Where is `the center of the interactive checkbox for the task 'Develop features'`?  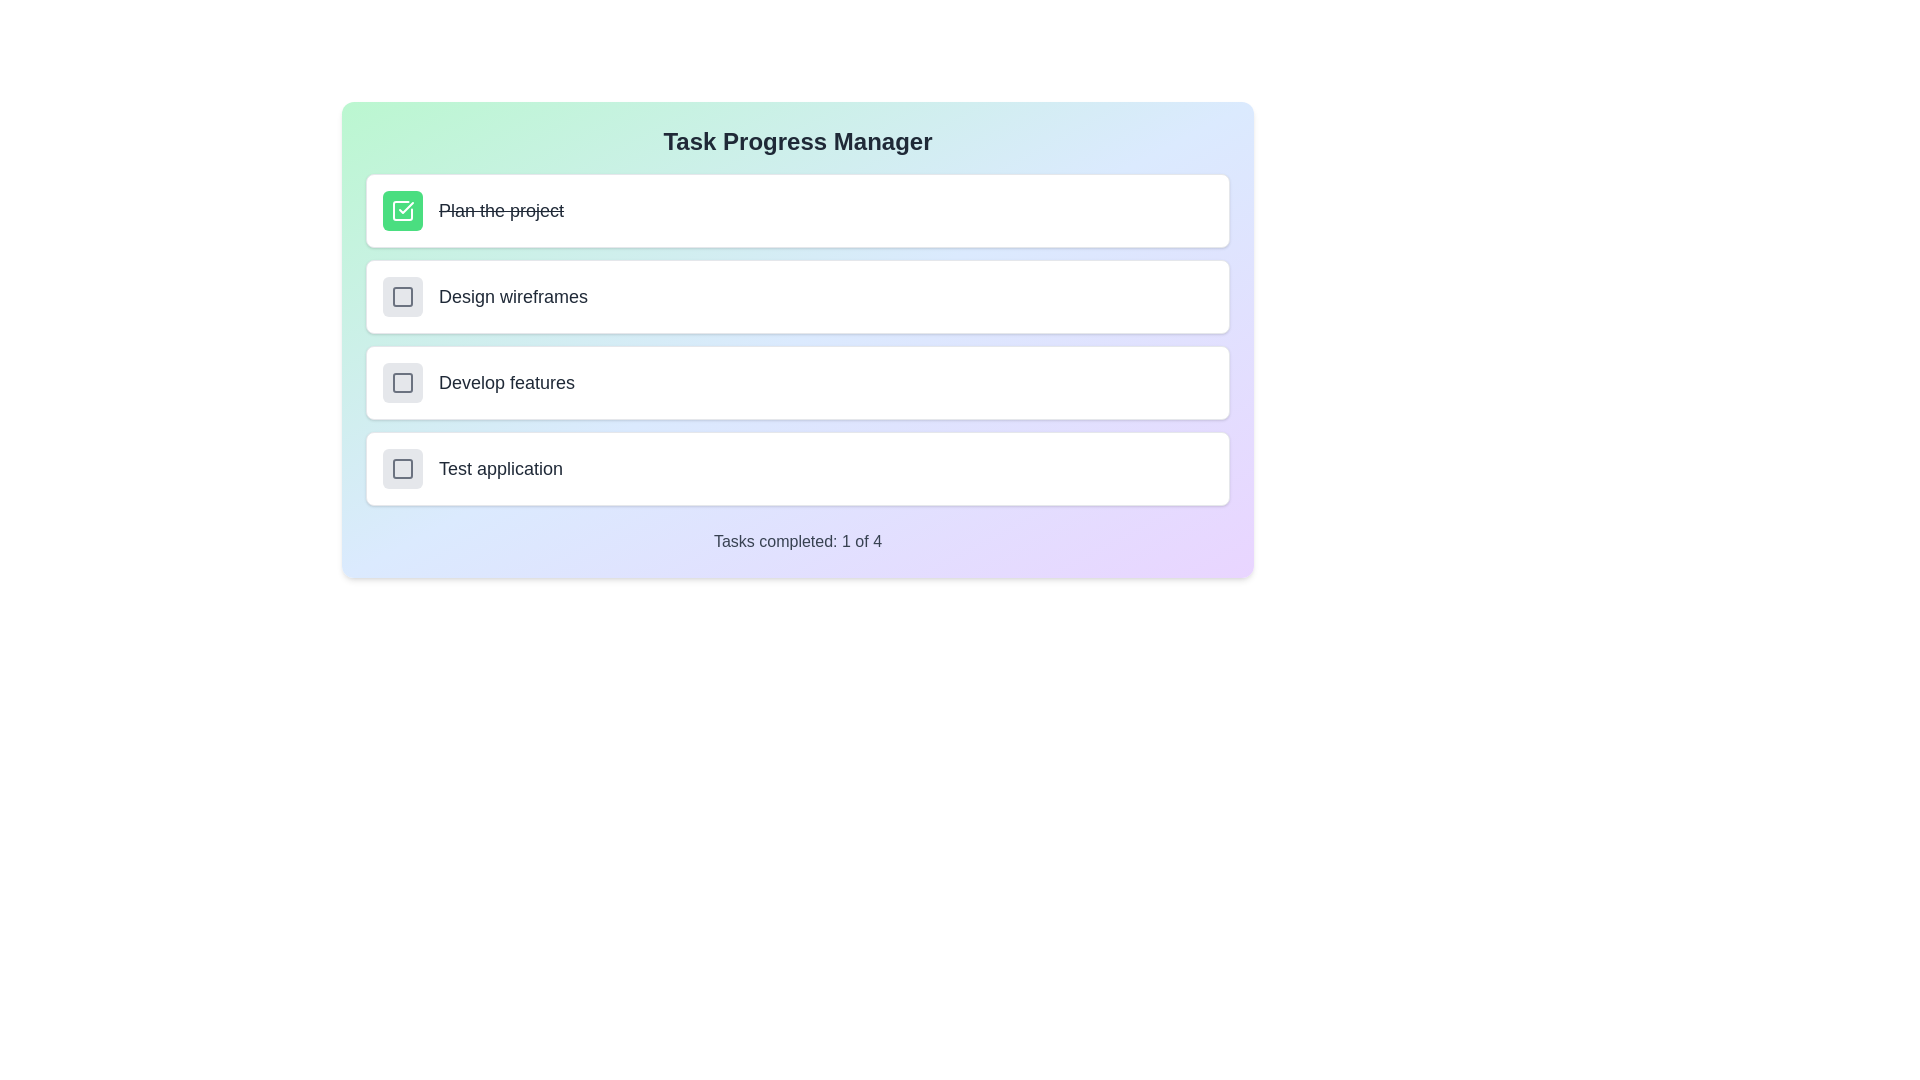 the center of the interactive checkbox for the task 'Develop features' is located at coordinates (402, 382).